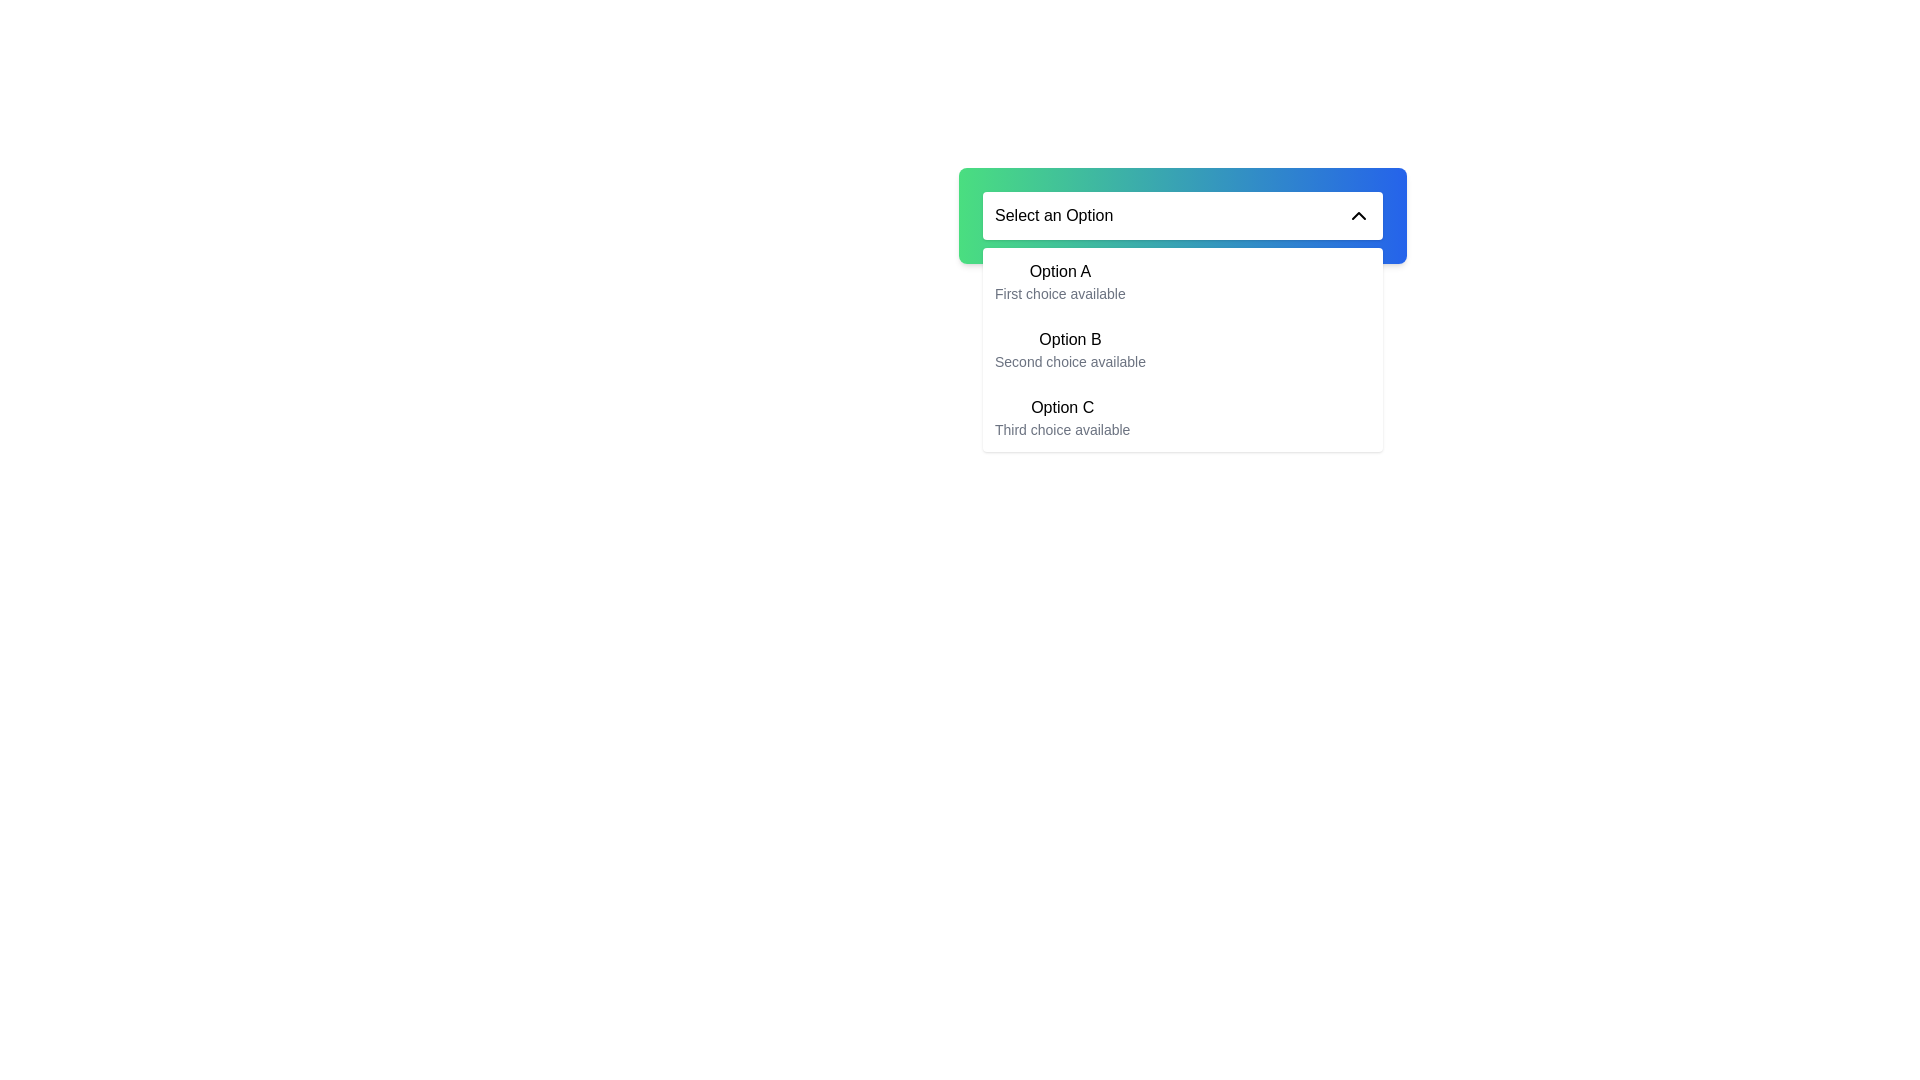  I want to click on the dropdown menu titled 'Select an Option', so click(1182, 216).